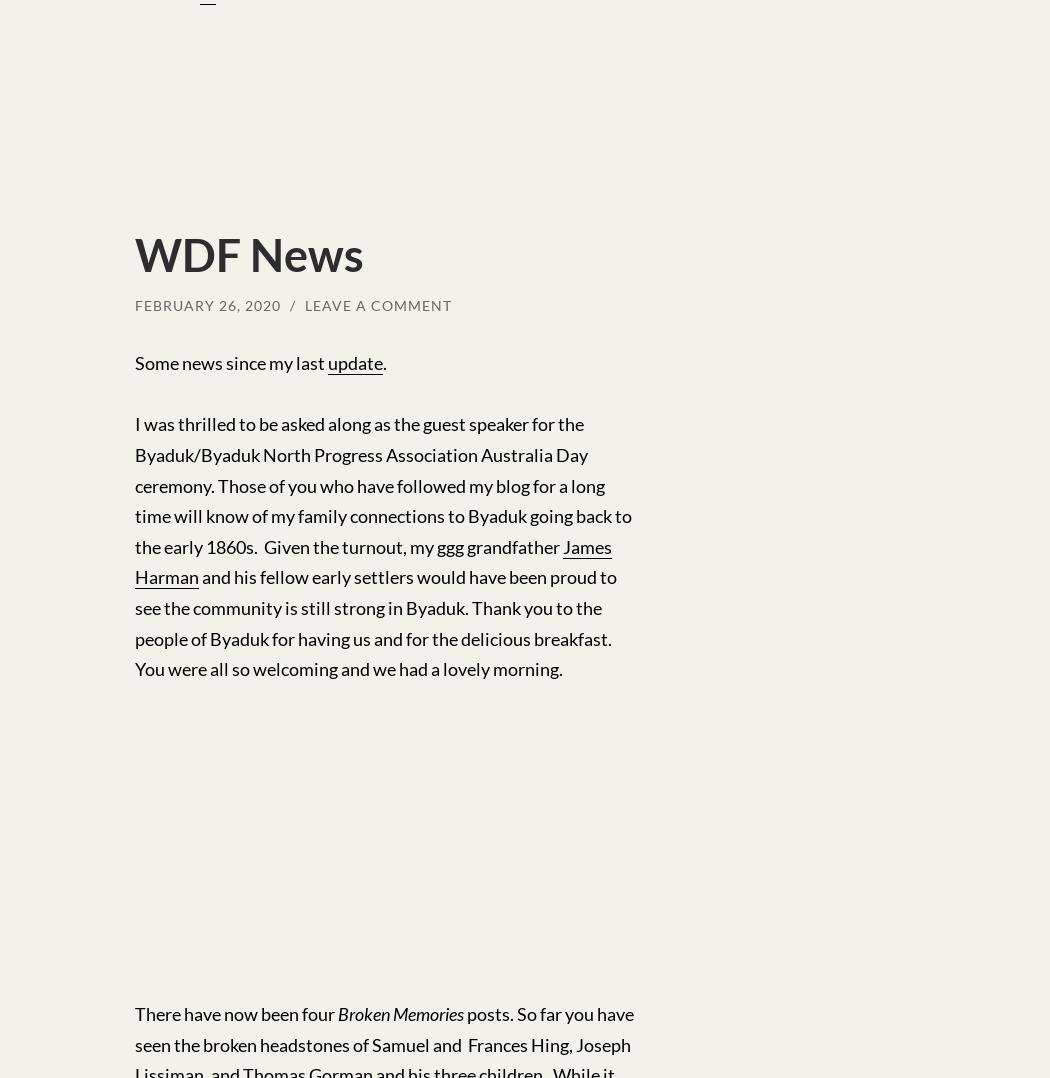 This screenshot has width=1050, height=1078. Describe the element at coordinates (207, 304) in the screenshot. I see `'February 26, 2020'` at that location.